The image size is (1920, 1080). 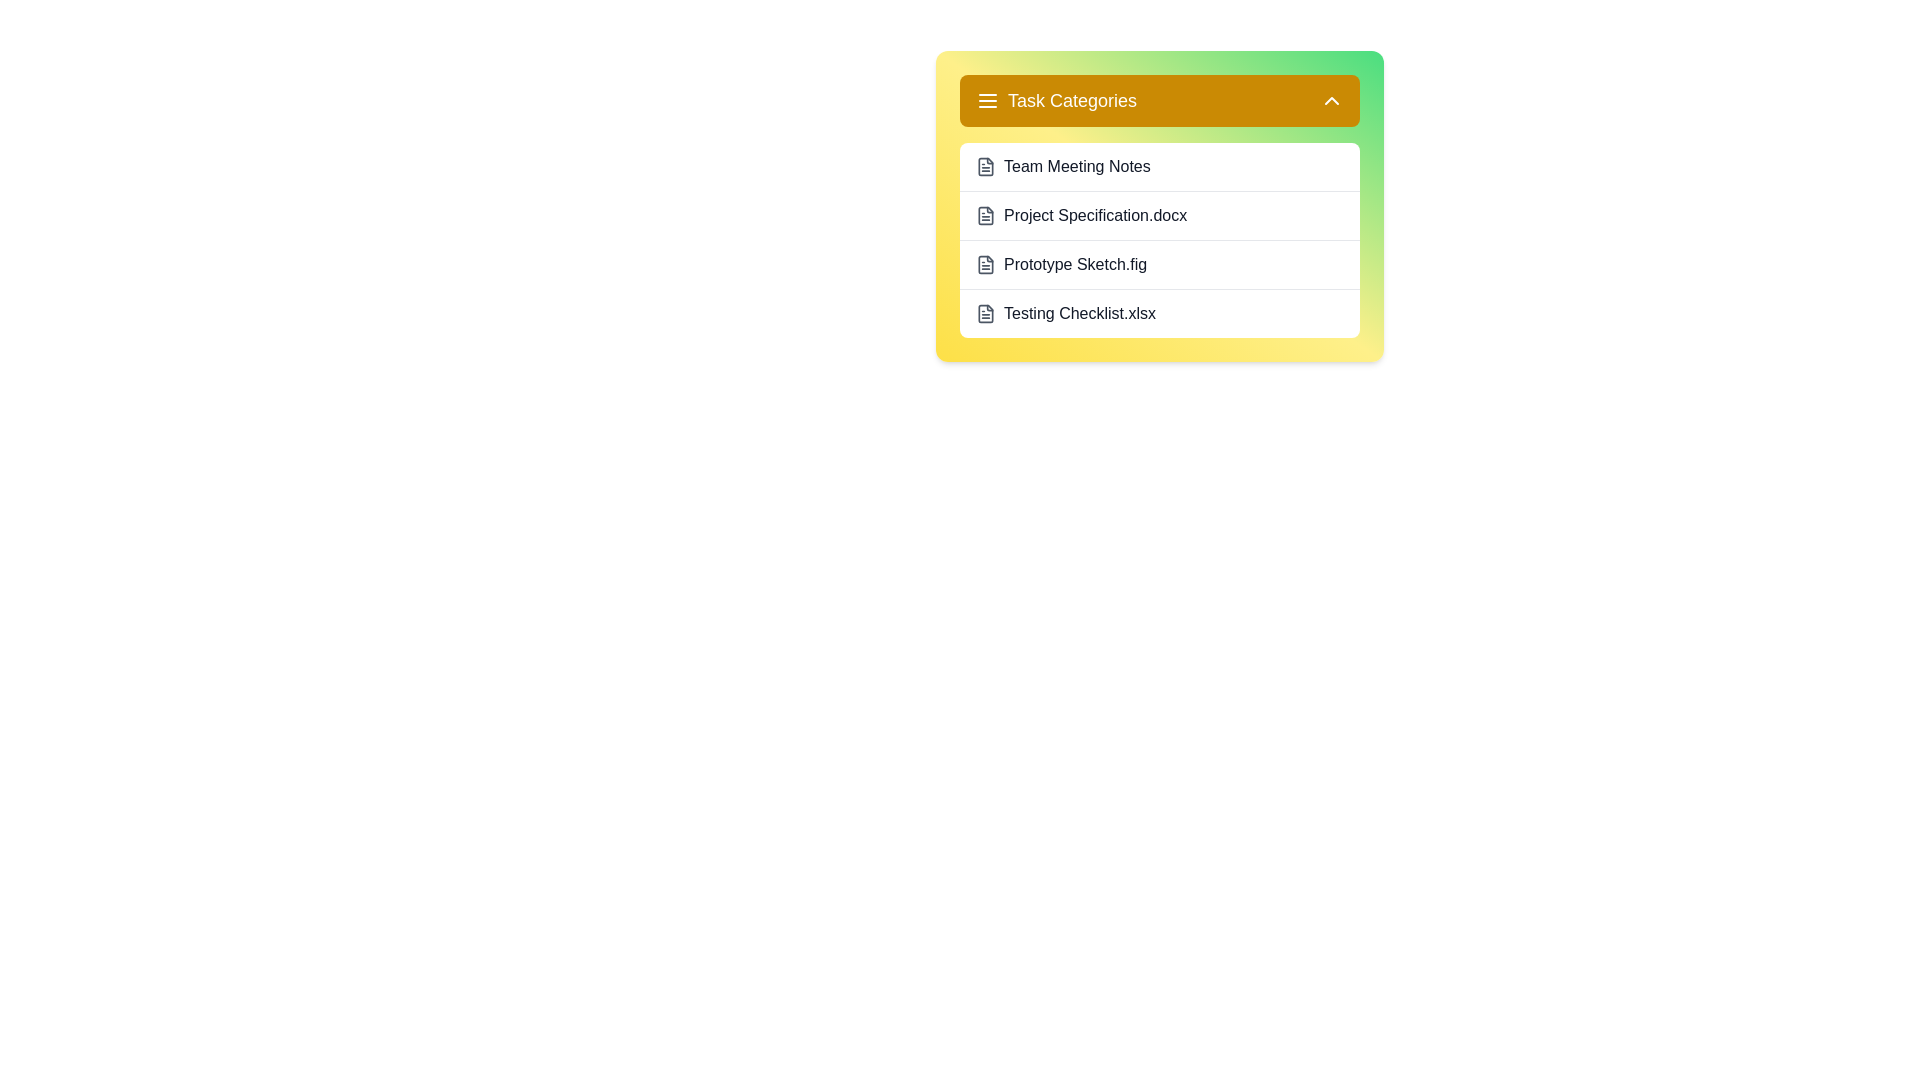 What do you see at coordinates (1160, 215) in the screenshot?
I see `the task Project Specification.docx from the task list` at bounding box center [1160, 215].